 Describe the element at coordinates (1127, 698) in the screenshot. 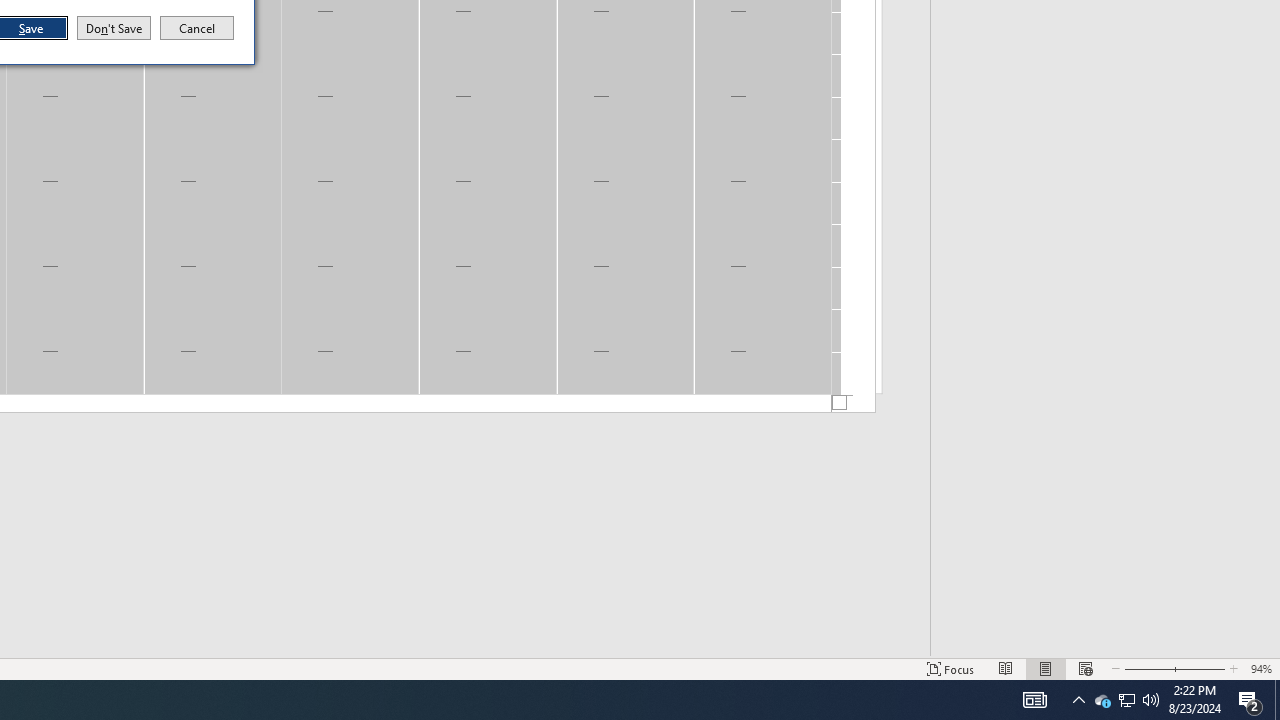

I see `'User Promoted Notification Area'` at that location.